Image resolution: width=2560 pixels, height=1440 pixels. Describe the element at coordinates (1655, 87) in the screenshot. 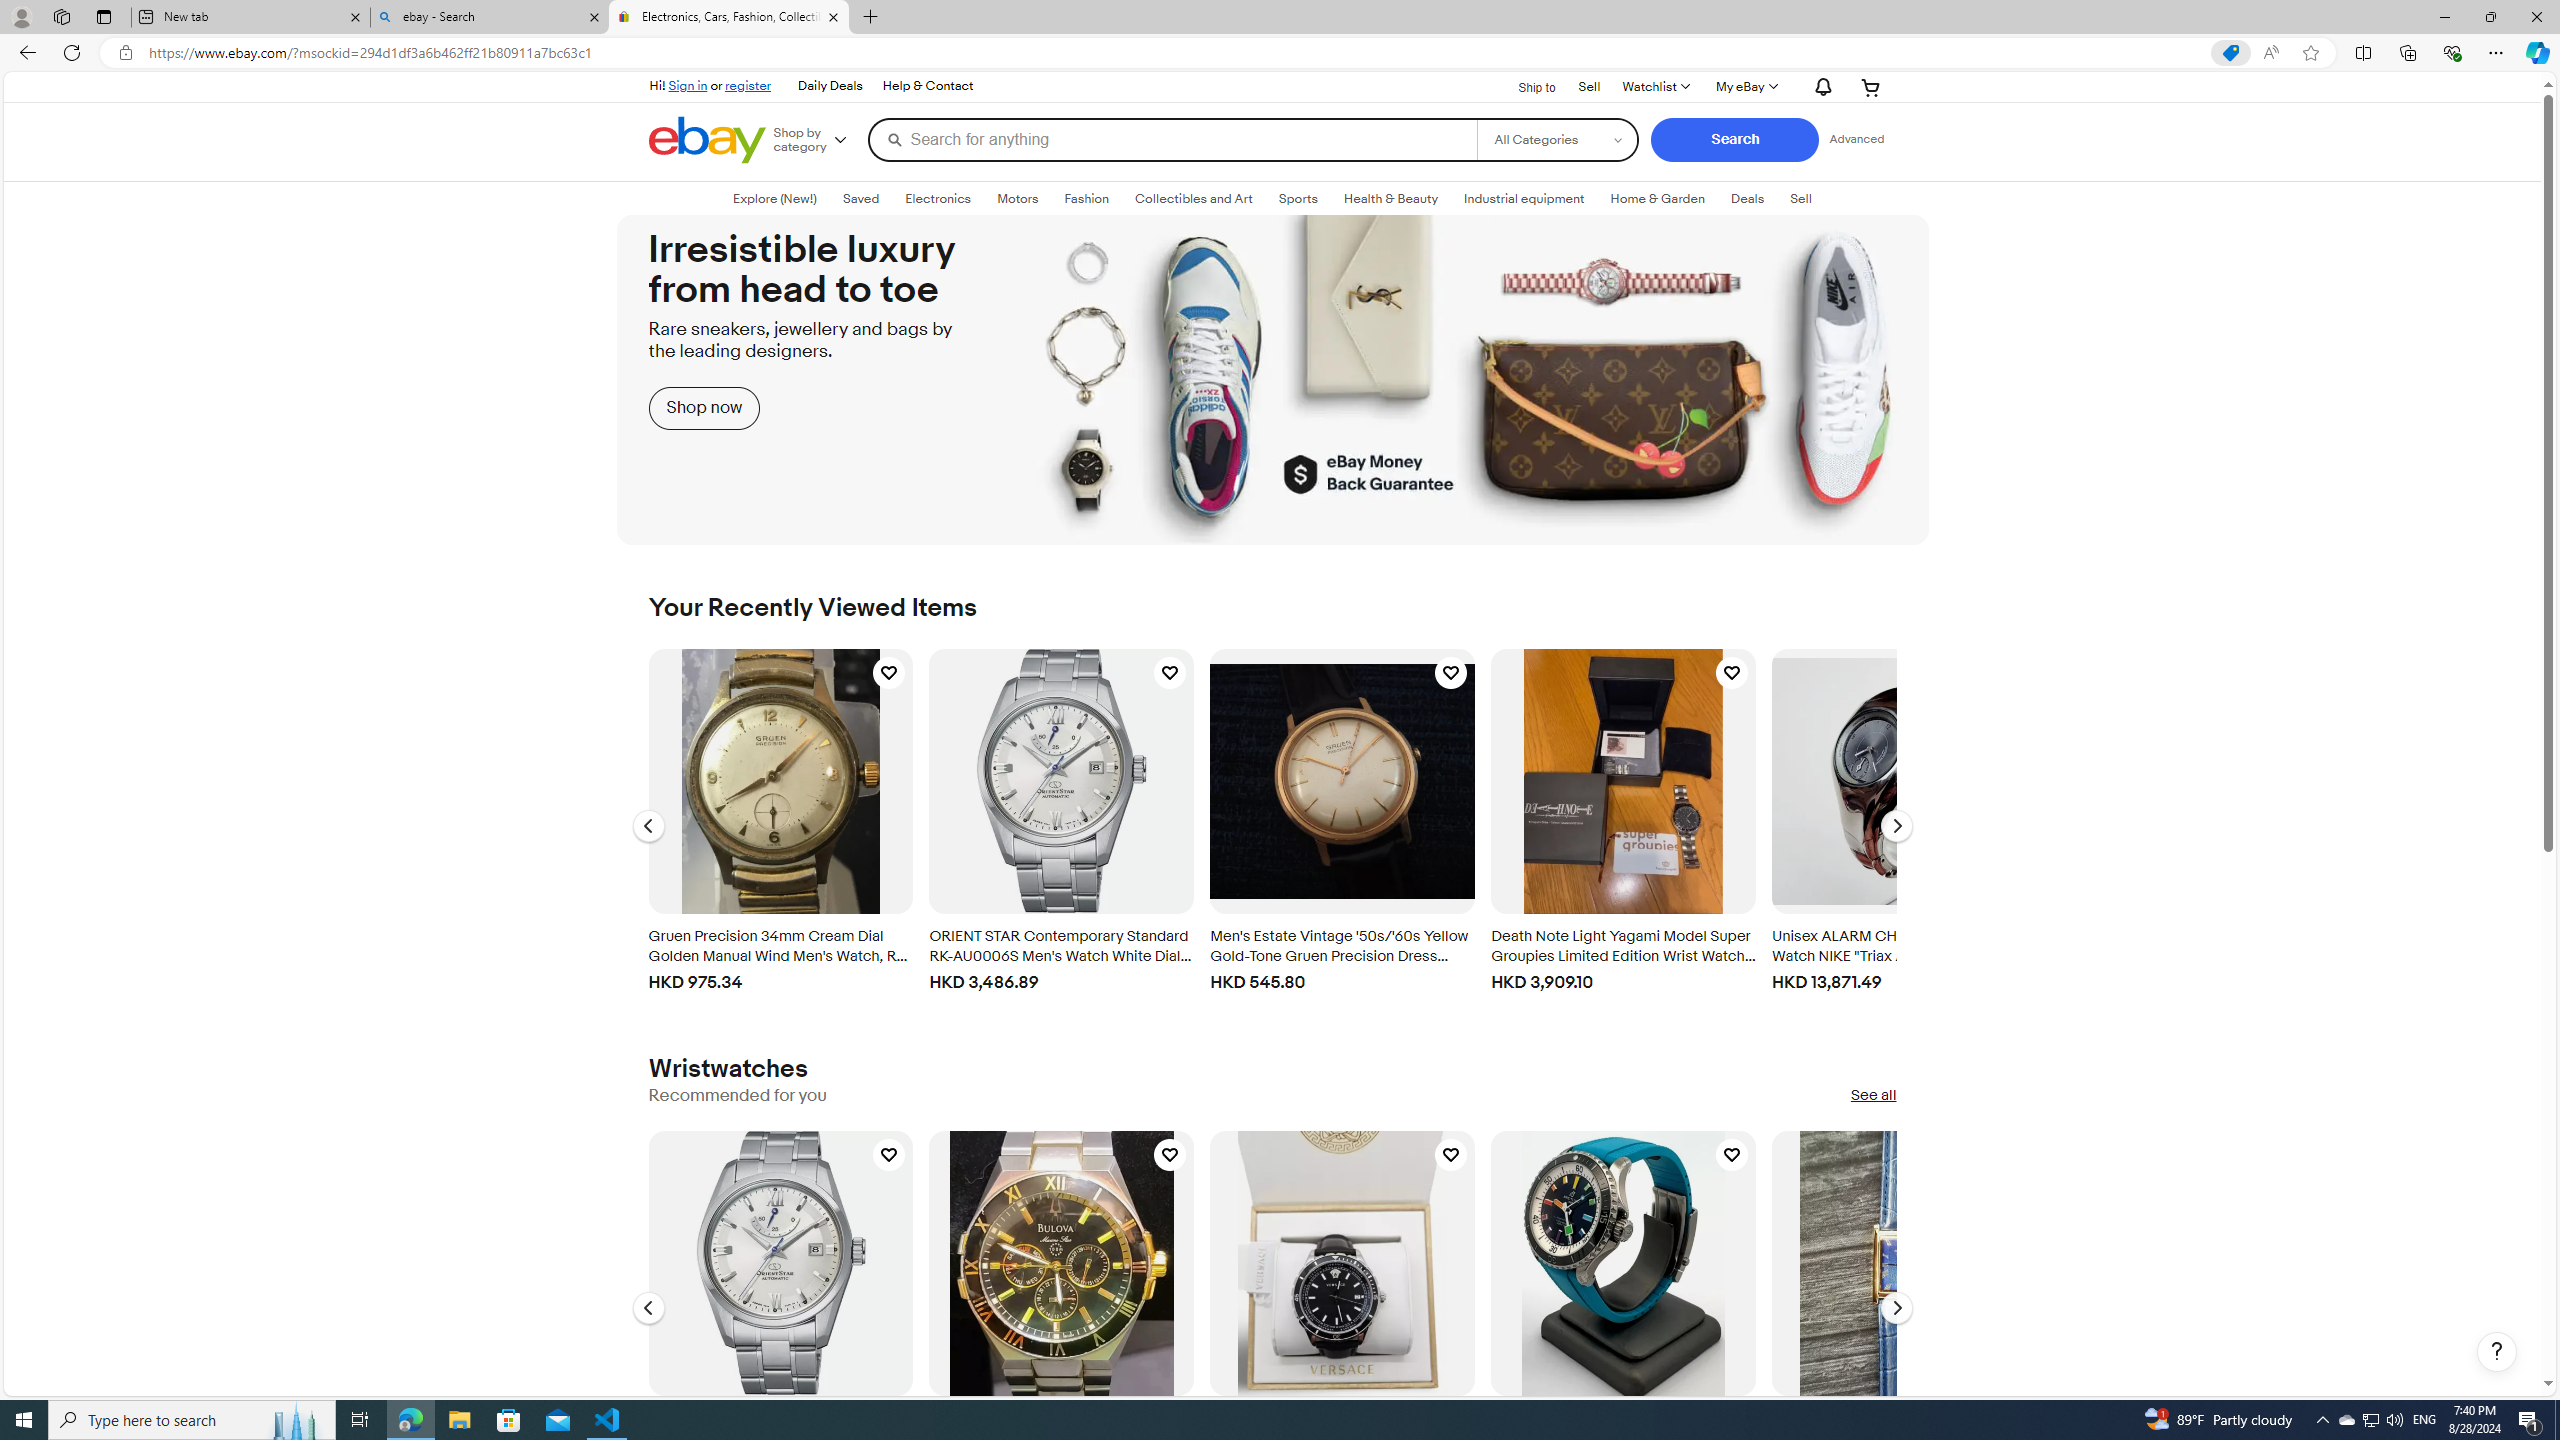

I see `'AutomationID: gh-wl-click'` at that location.